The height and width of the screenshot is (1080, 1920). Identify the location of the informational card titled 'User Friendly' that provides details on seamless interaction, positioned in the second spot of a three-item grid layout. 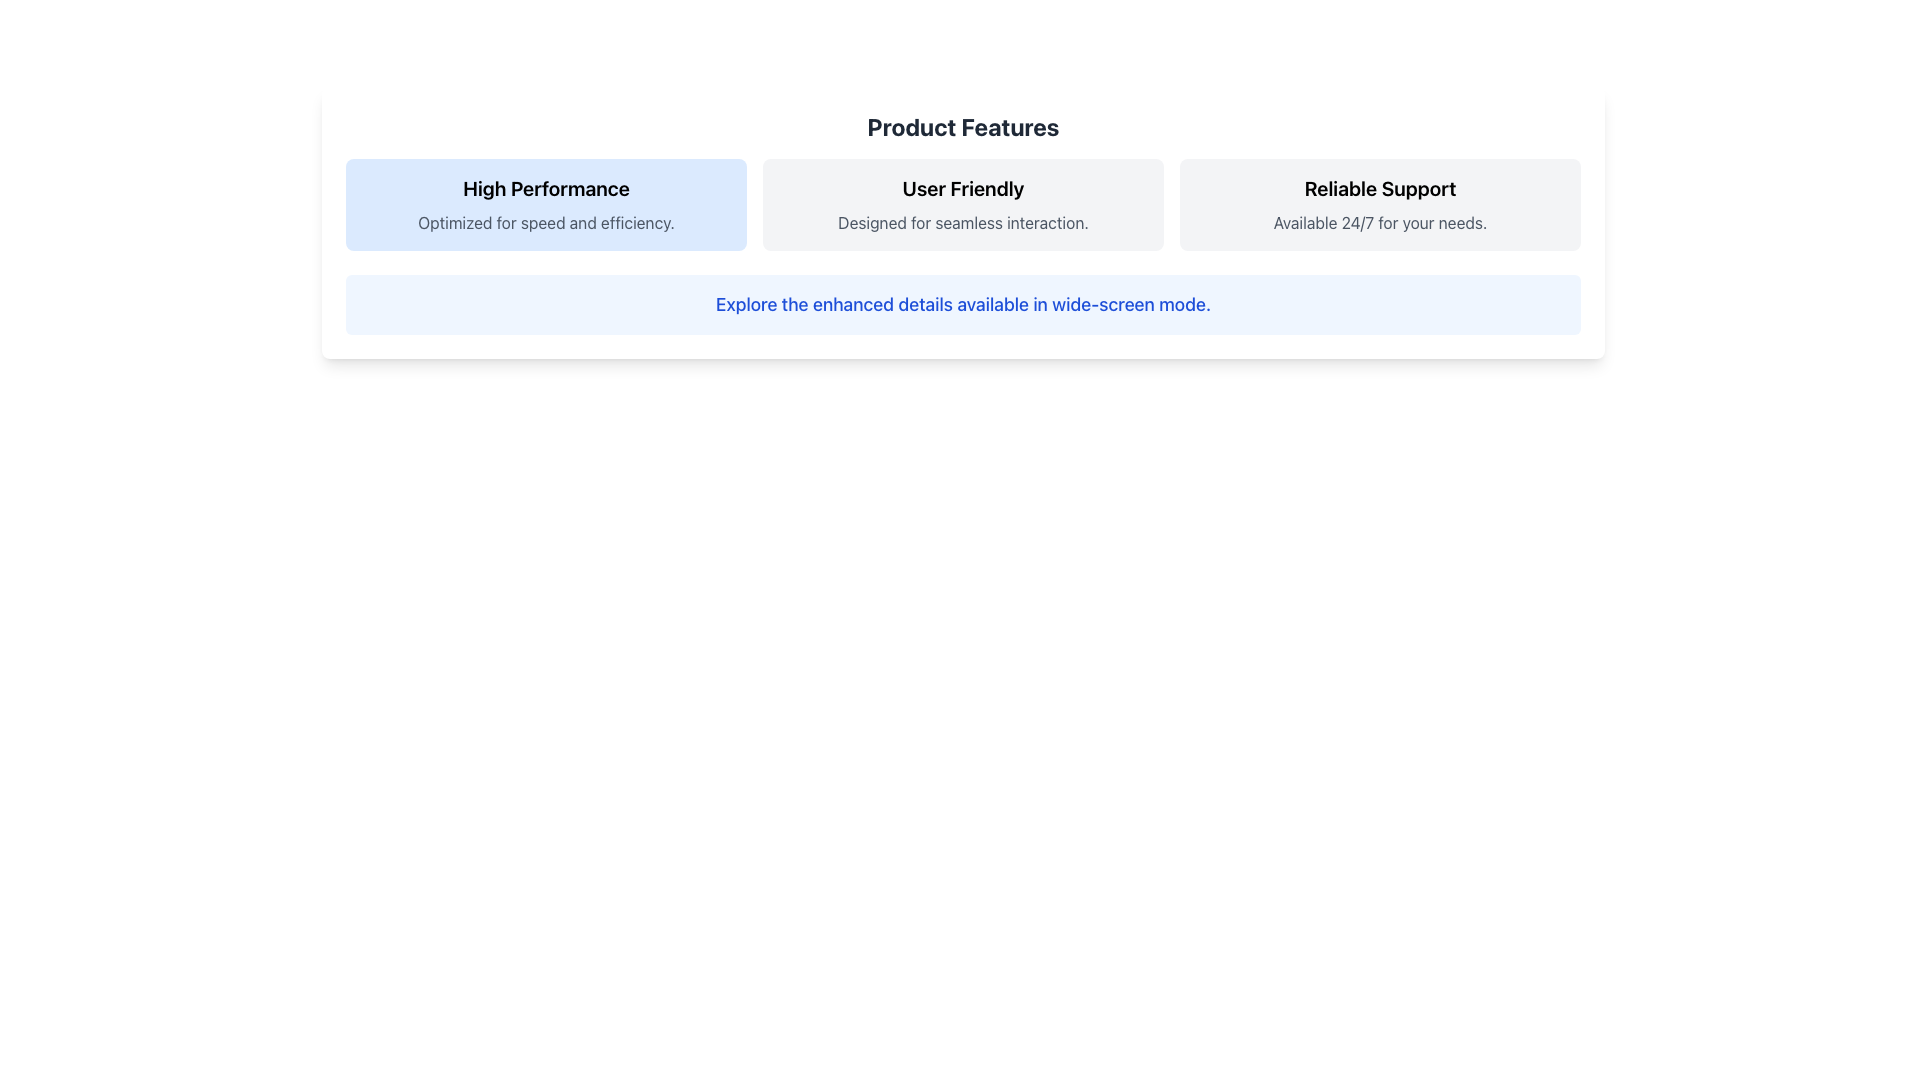
(963, 204).